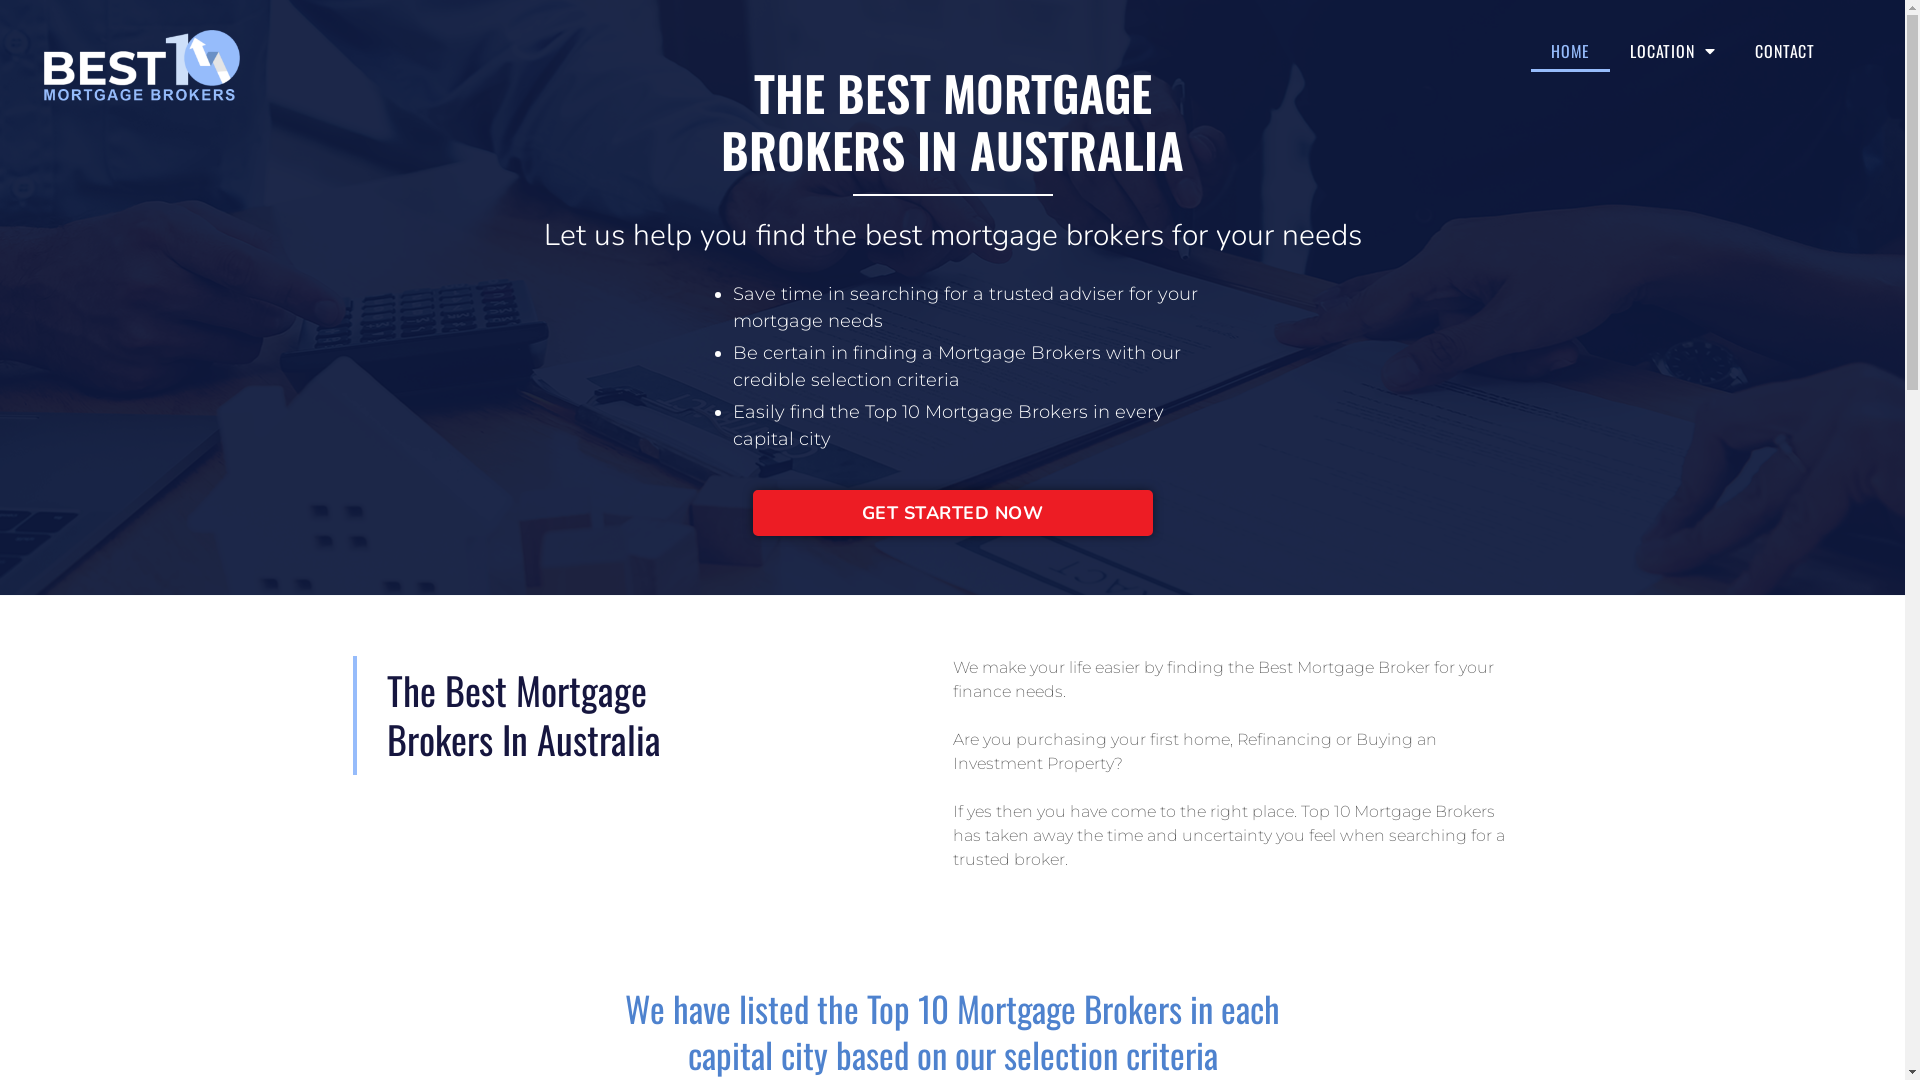 The height and width of the screenshot is (1080, 1920). What do you see at coordinates (950, 512) in the screenshot?
I see `'GET STARTED NOW'` at bounding box center [950, 512].